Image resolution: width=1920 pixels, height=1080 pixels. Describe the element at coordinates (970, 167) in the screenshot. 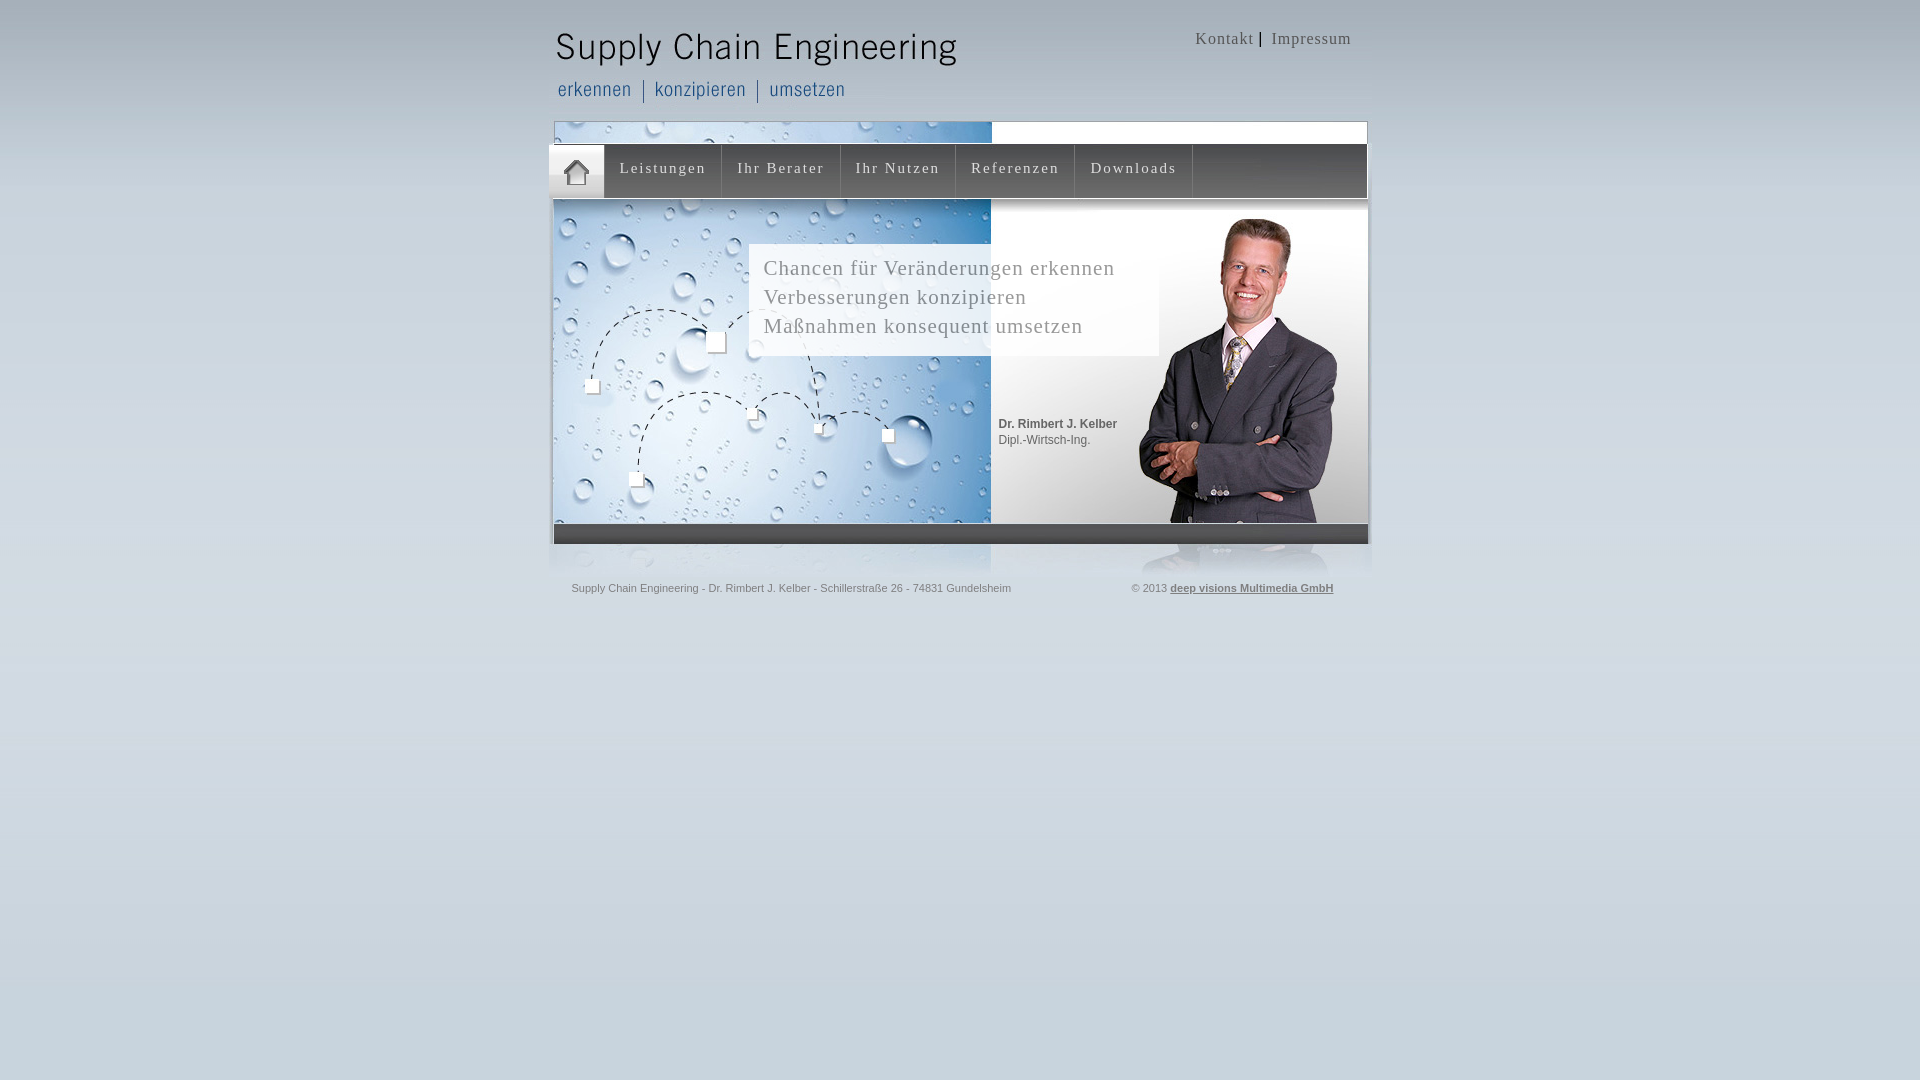

I see `'Referenzen'` at that location.